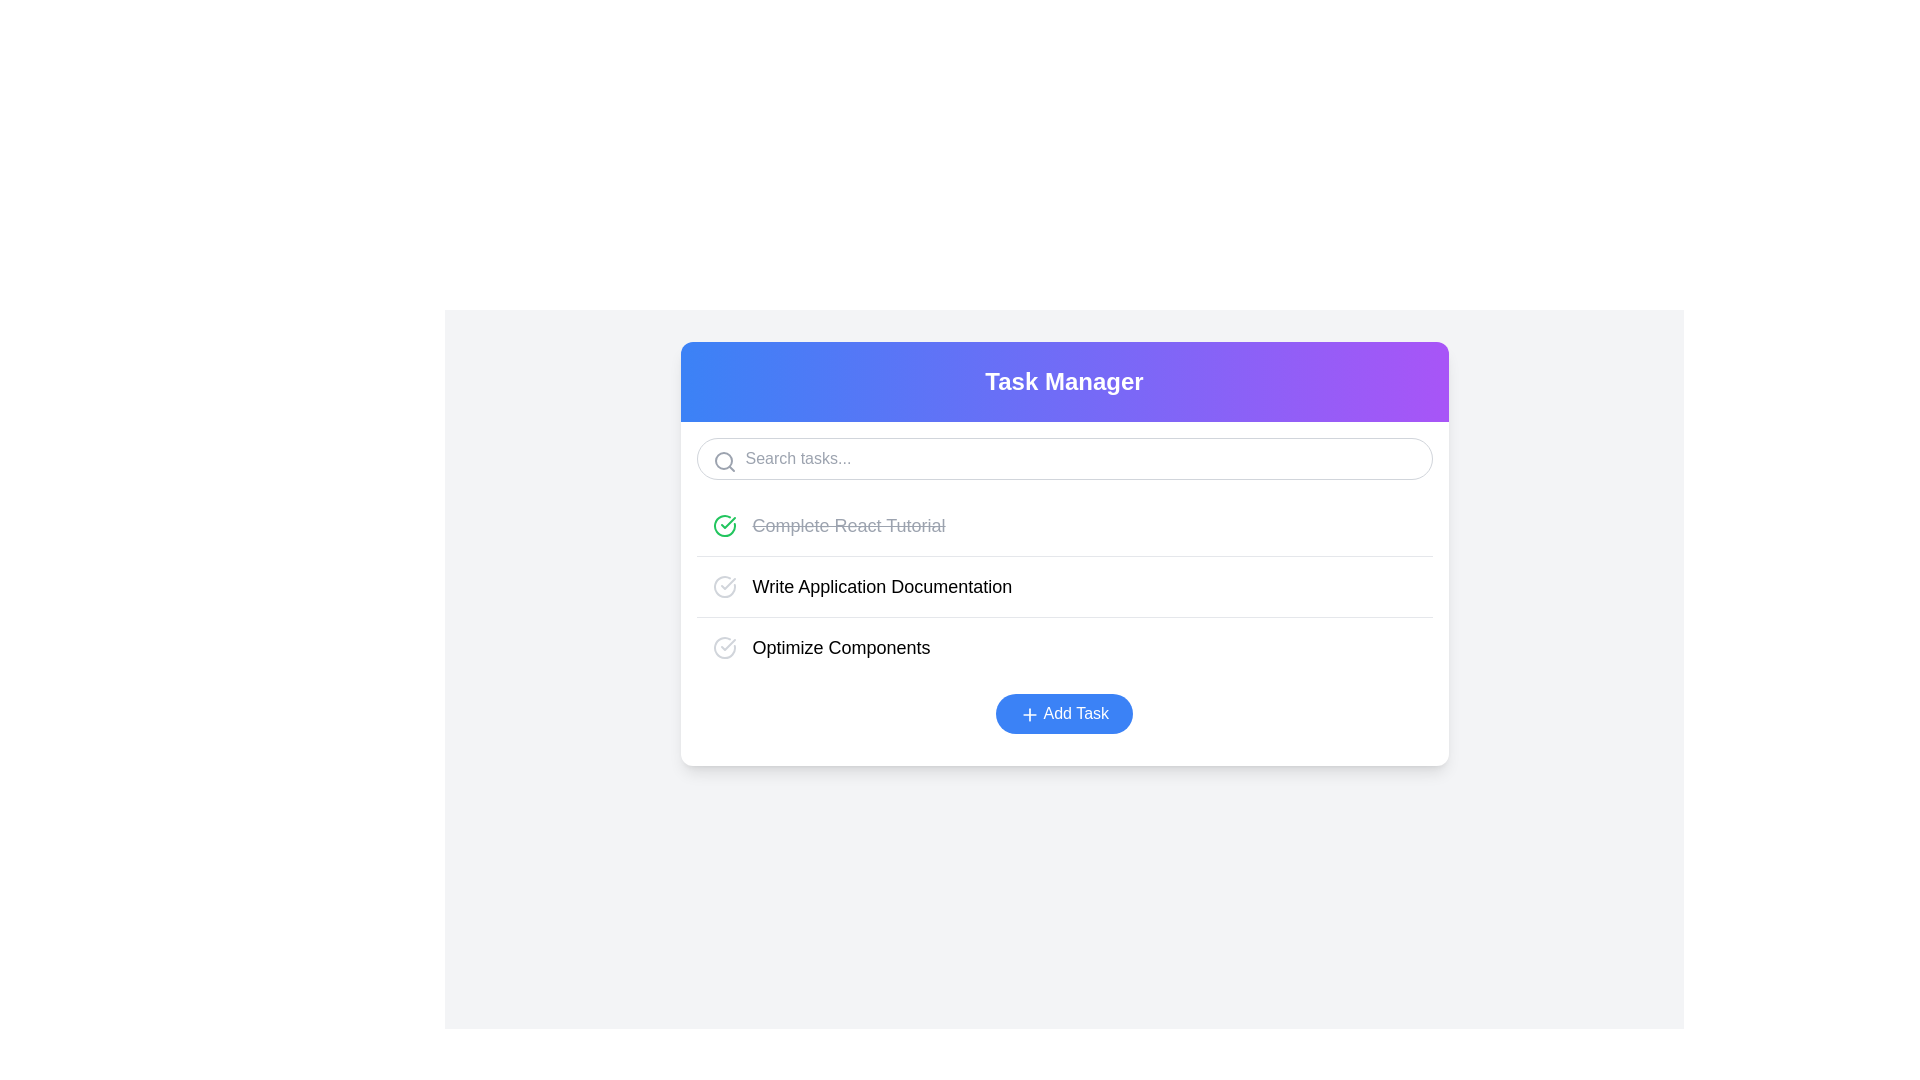 This screenshot has width=1920, height=1080. I want to click on the blue plus sign icon, so click(1029, 713).